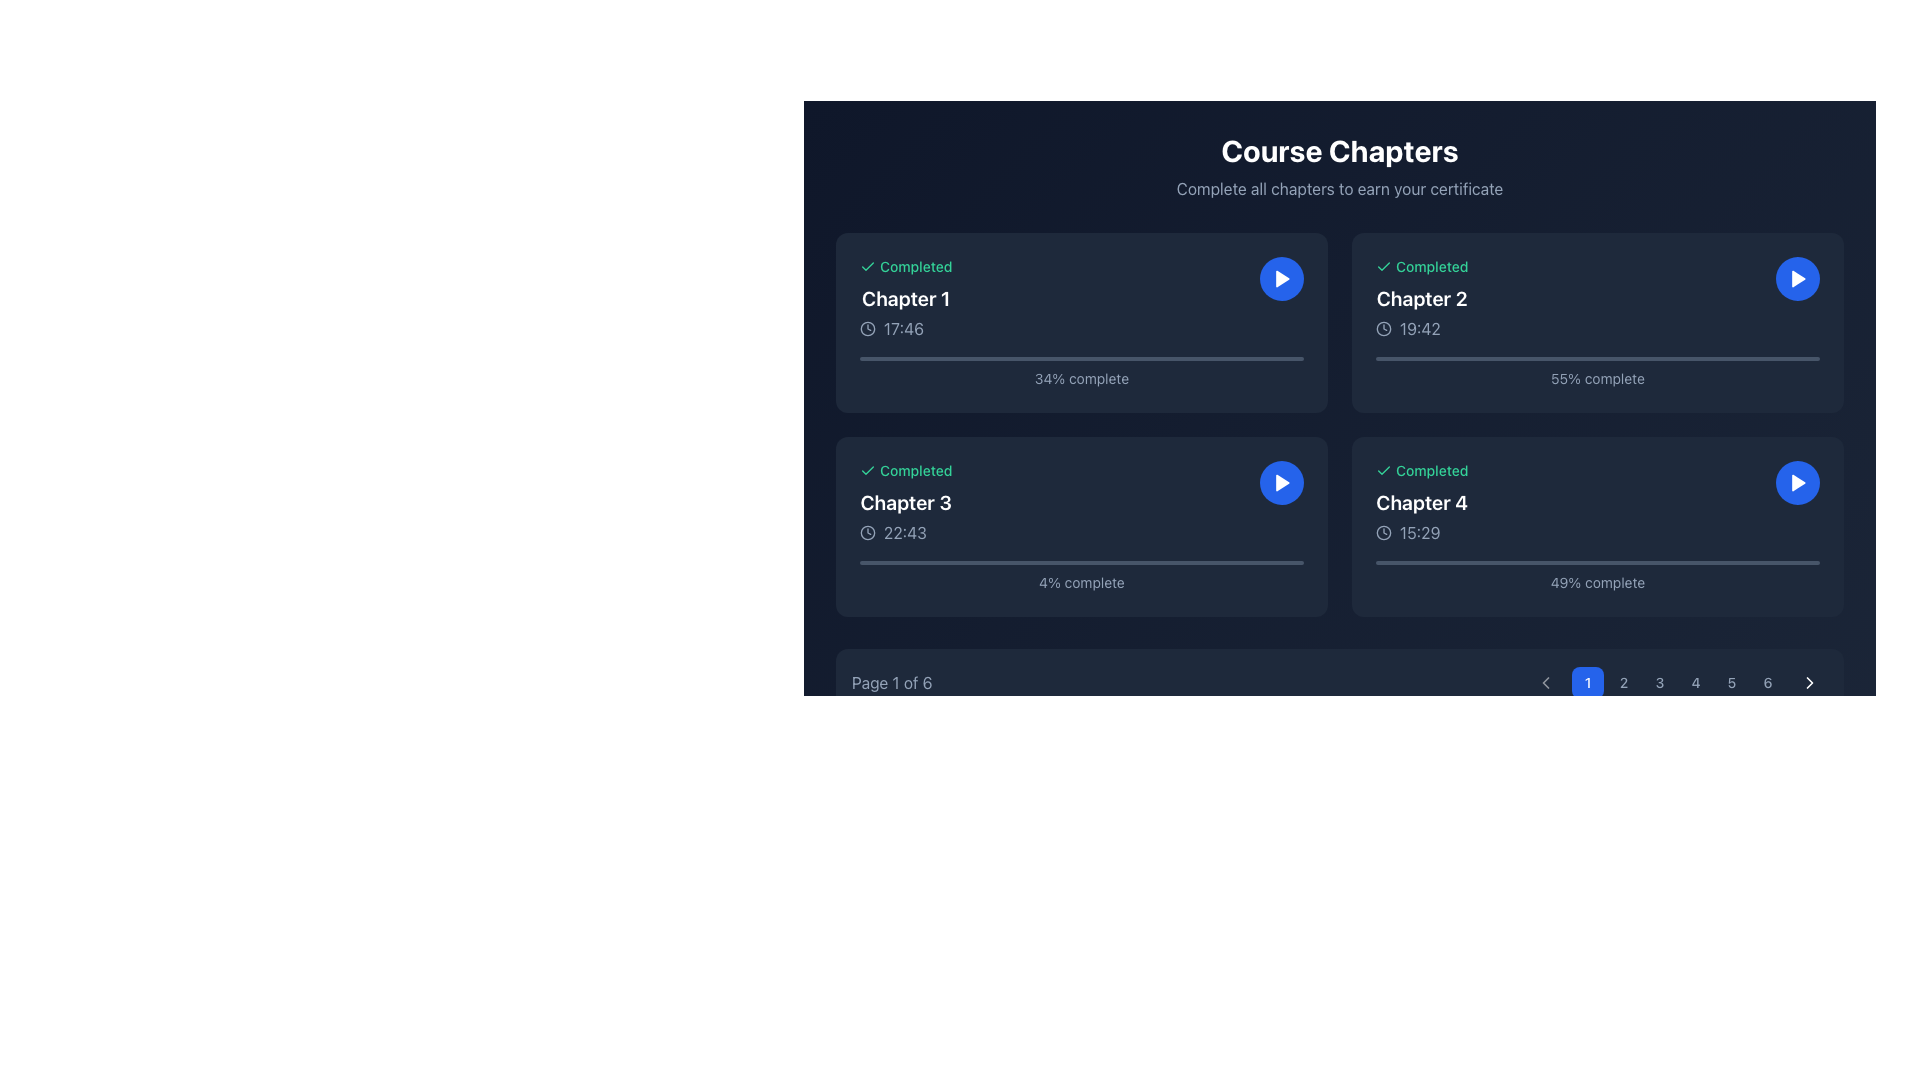  I want to click on the Text with icon component that indicates the duration of 'Chapter 1', located beneath the 'Chapter 1' title and to the right of the clock icon, so click(905, 327).